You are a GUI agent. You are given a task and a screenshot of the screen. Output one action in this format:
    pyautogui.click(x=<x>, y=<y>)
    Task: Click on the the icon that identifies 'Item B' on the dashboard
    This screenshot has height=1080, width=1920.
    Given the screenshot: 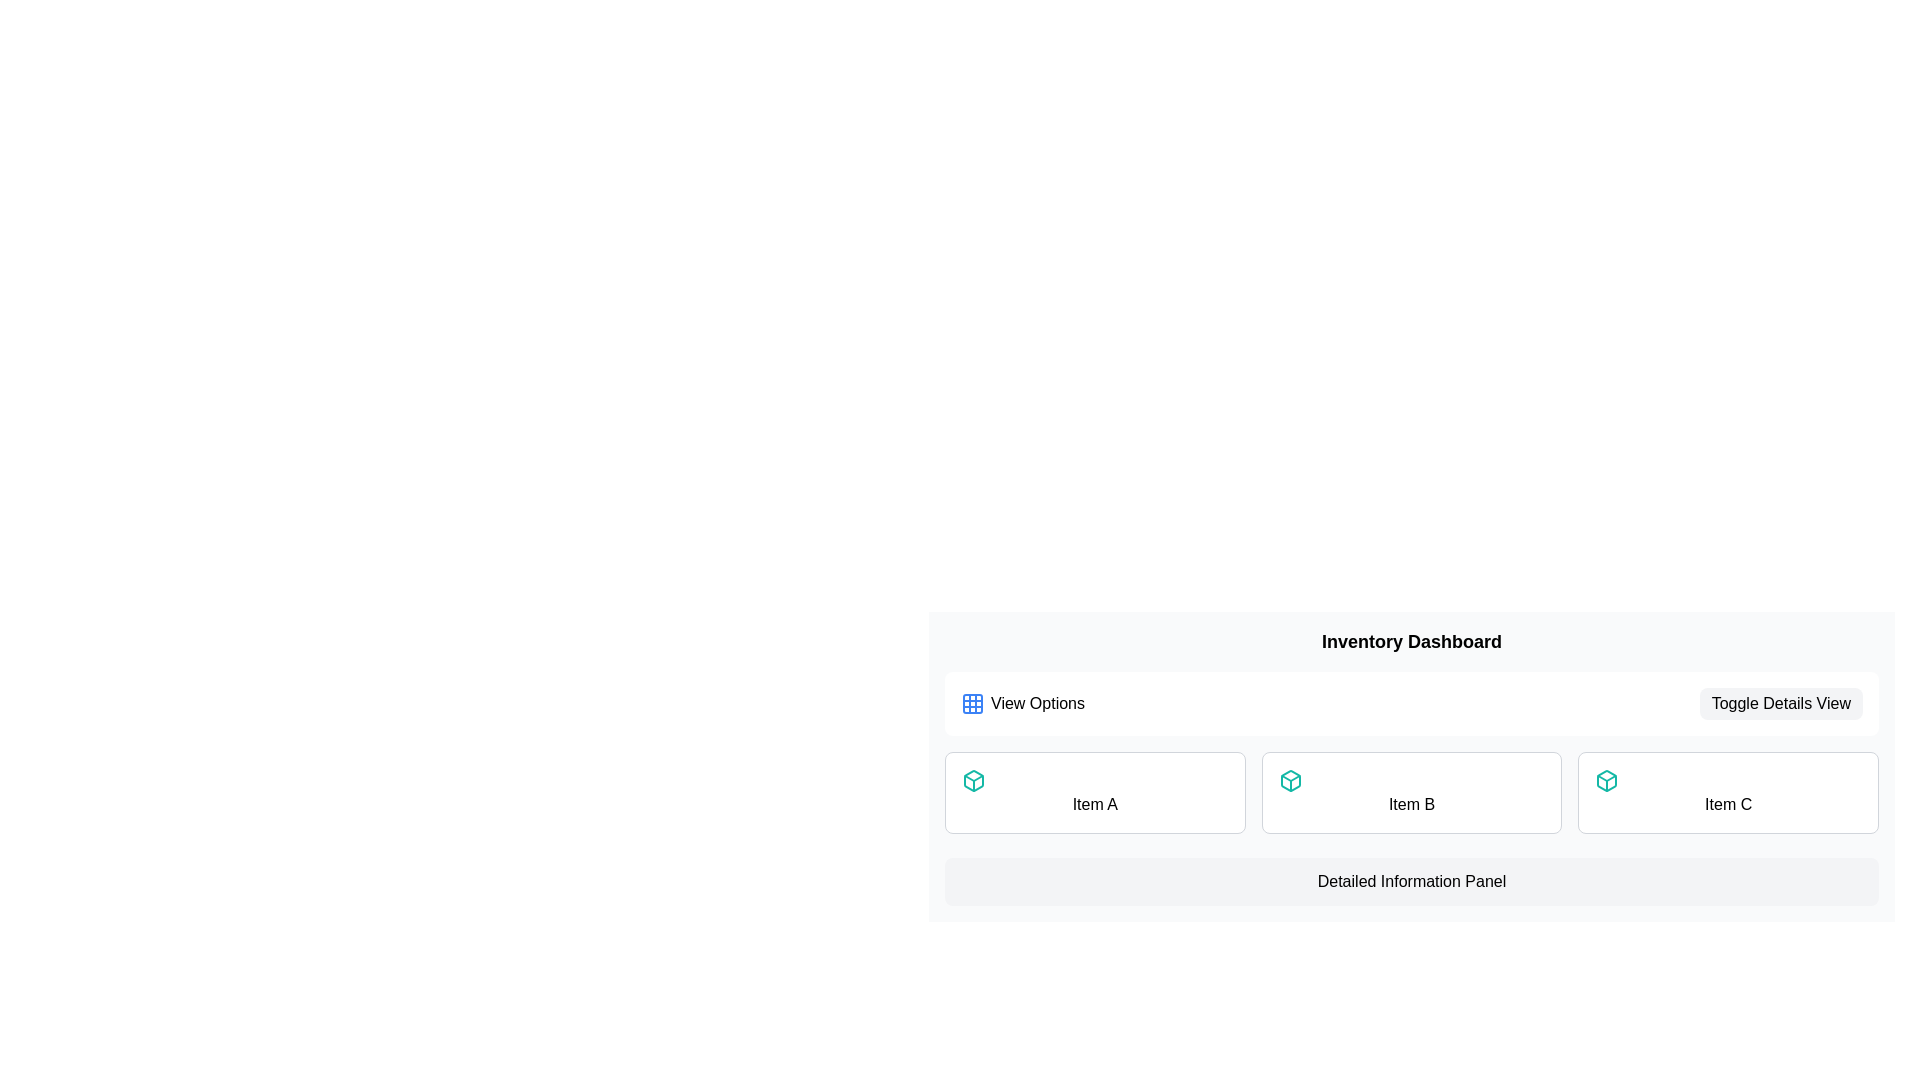 What is the action you would take?
    pyautogui.click(x=1290, y=779)
    